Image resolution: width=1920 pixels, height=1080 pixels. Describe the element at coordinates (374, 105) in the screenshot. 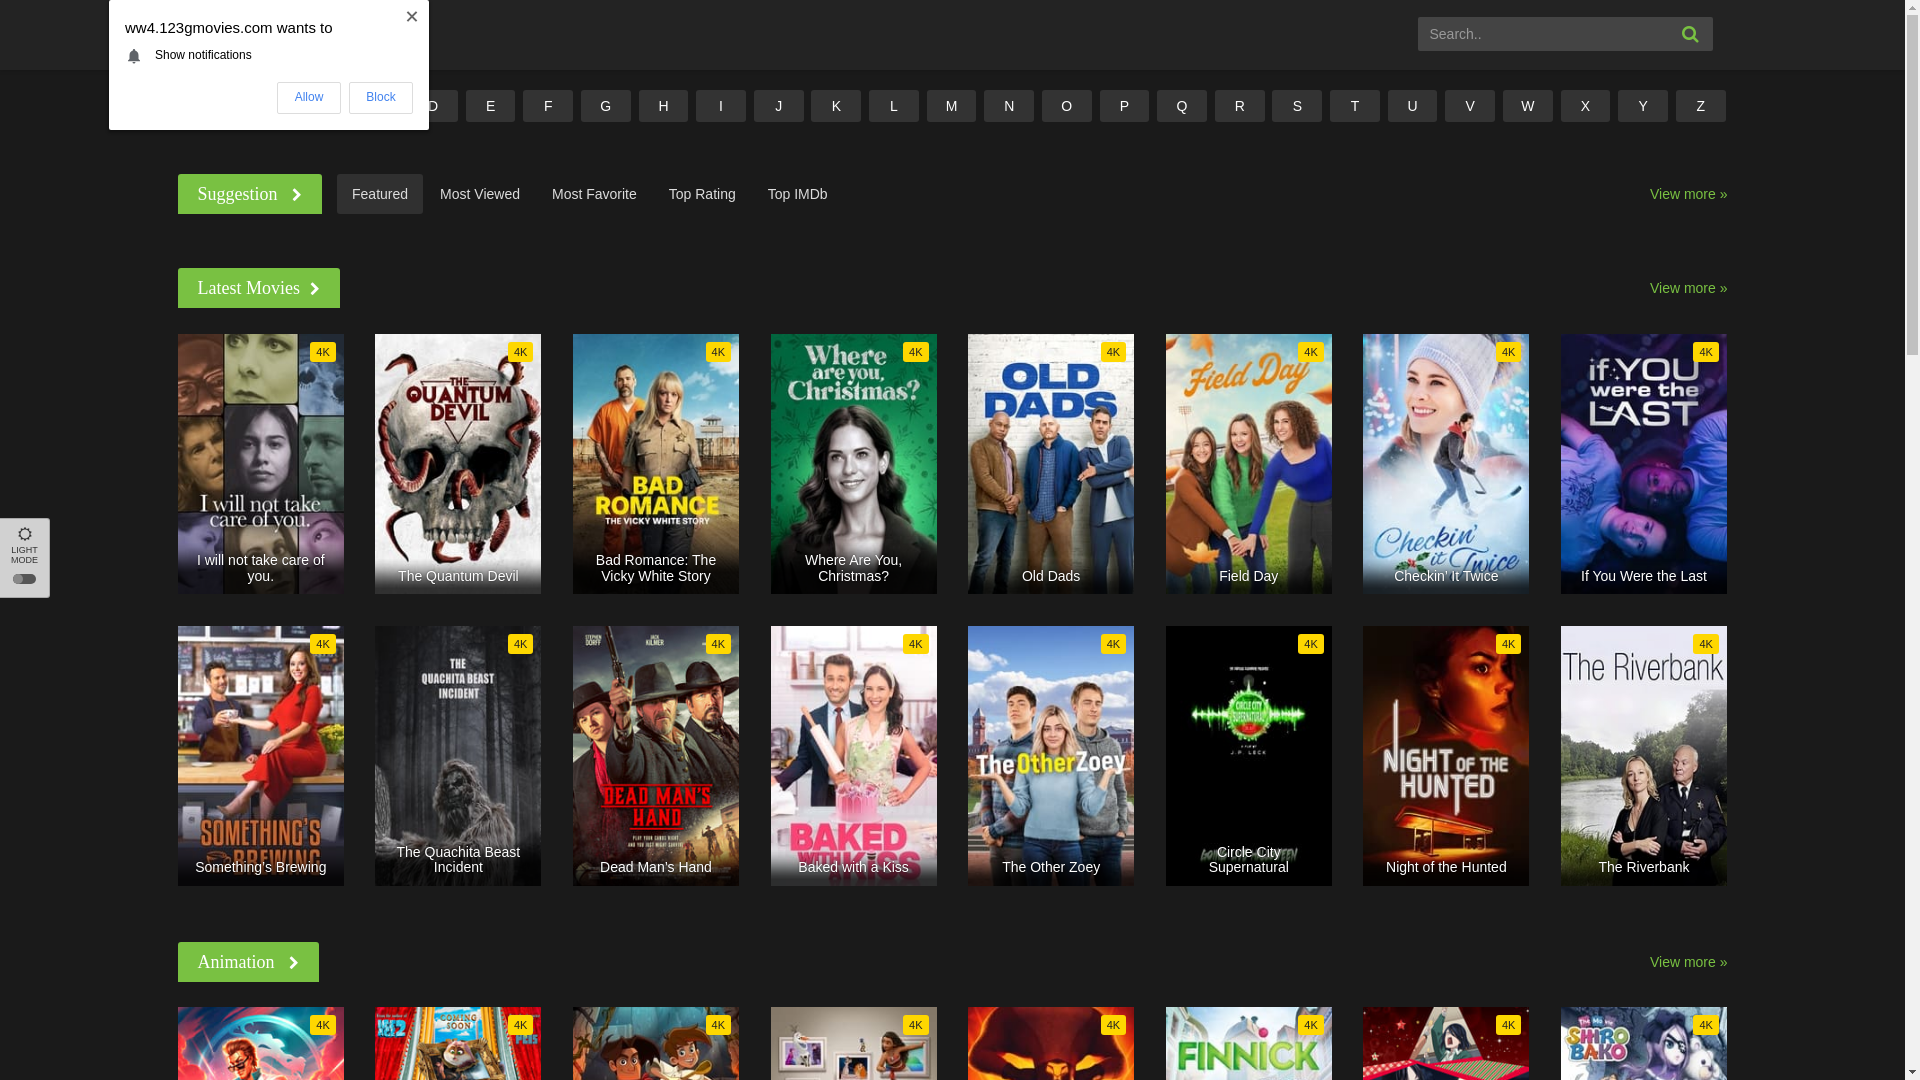

I see `'C'` at that location.